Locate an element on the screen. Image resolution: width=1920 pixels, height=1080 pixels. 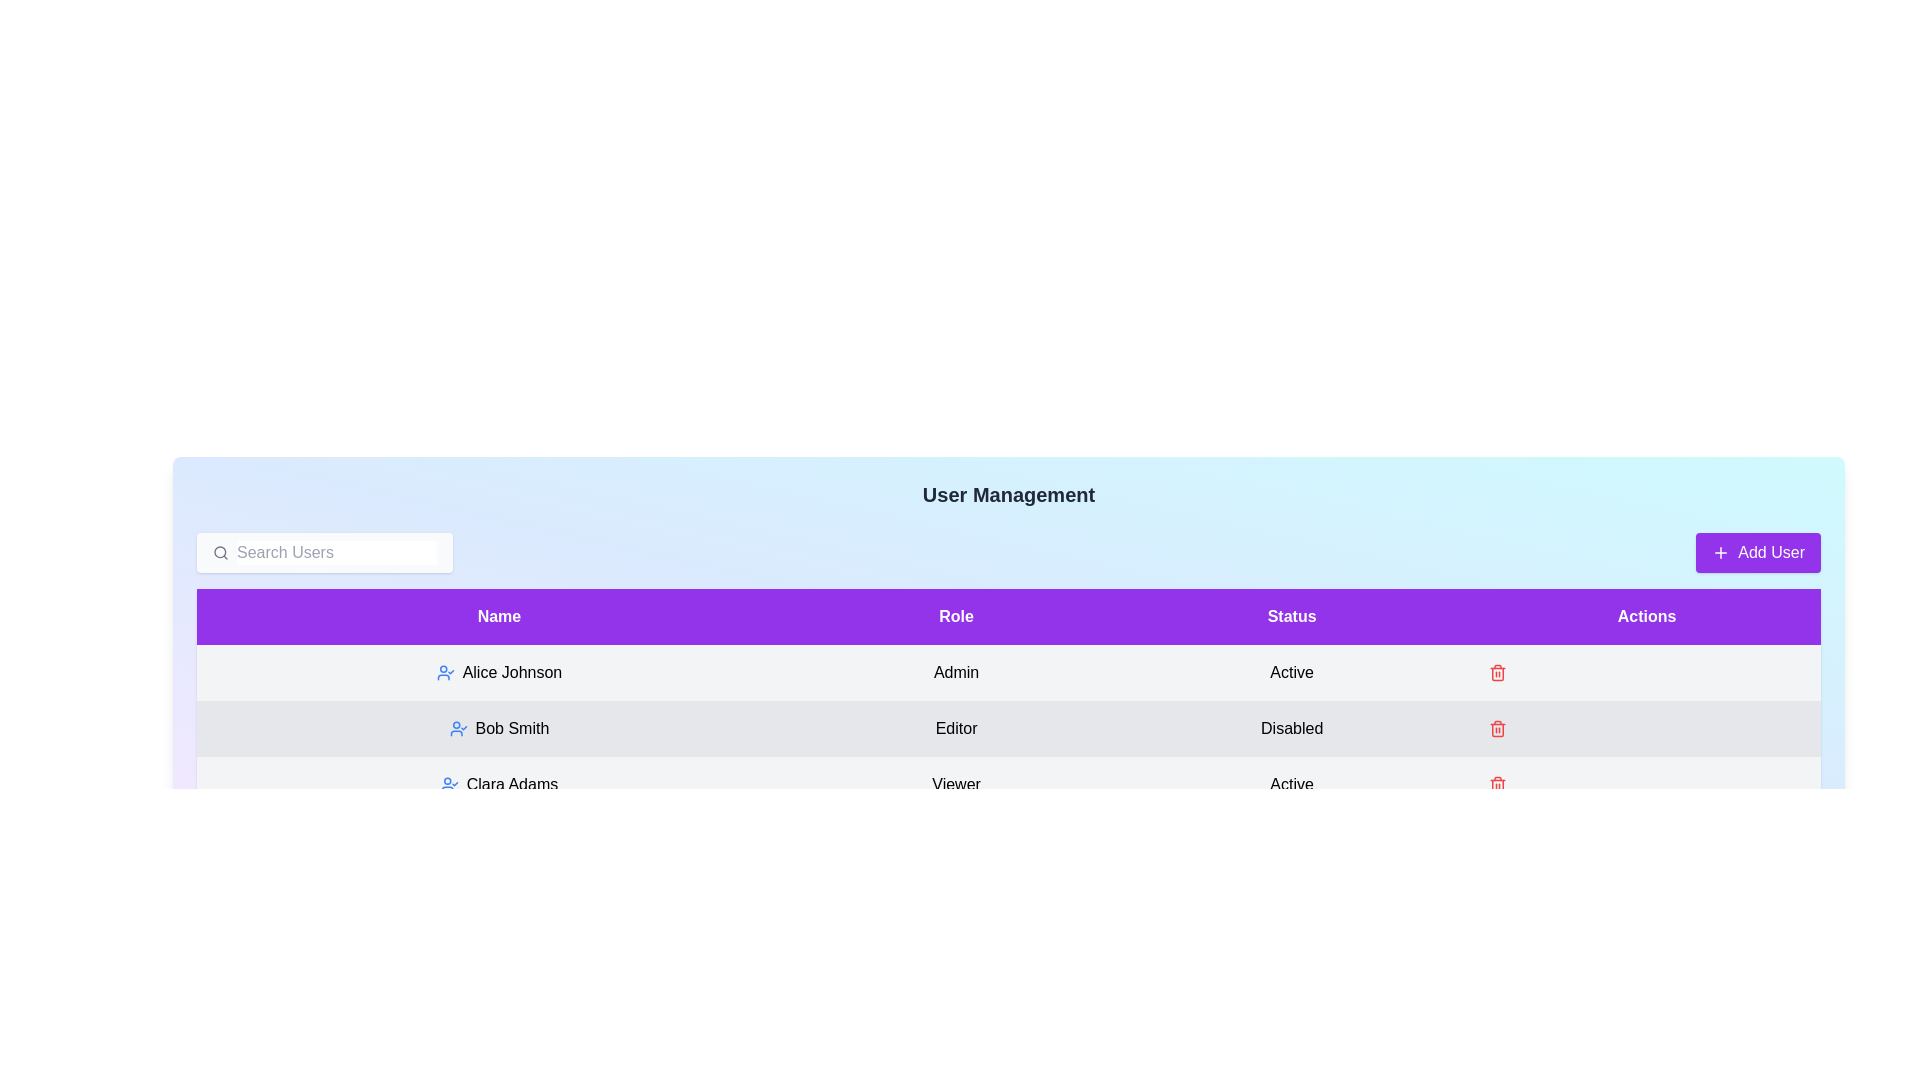
the trash icon next to the user Bob Smith to delete them is located at coordinates (1497, 729).